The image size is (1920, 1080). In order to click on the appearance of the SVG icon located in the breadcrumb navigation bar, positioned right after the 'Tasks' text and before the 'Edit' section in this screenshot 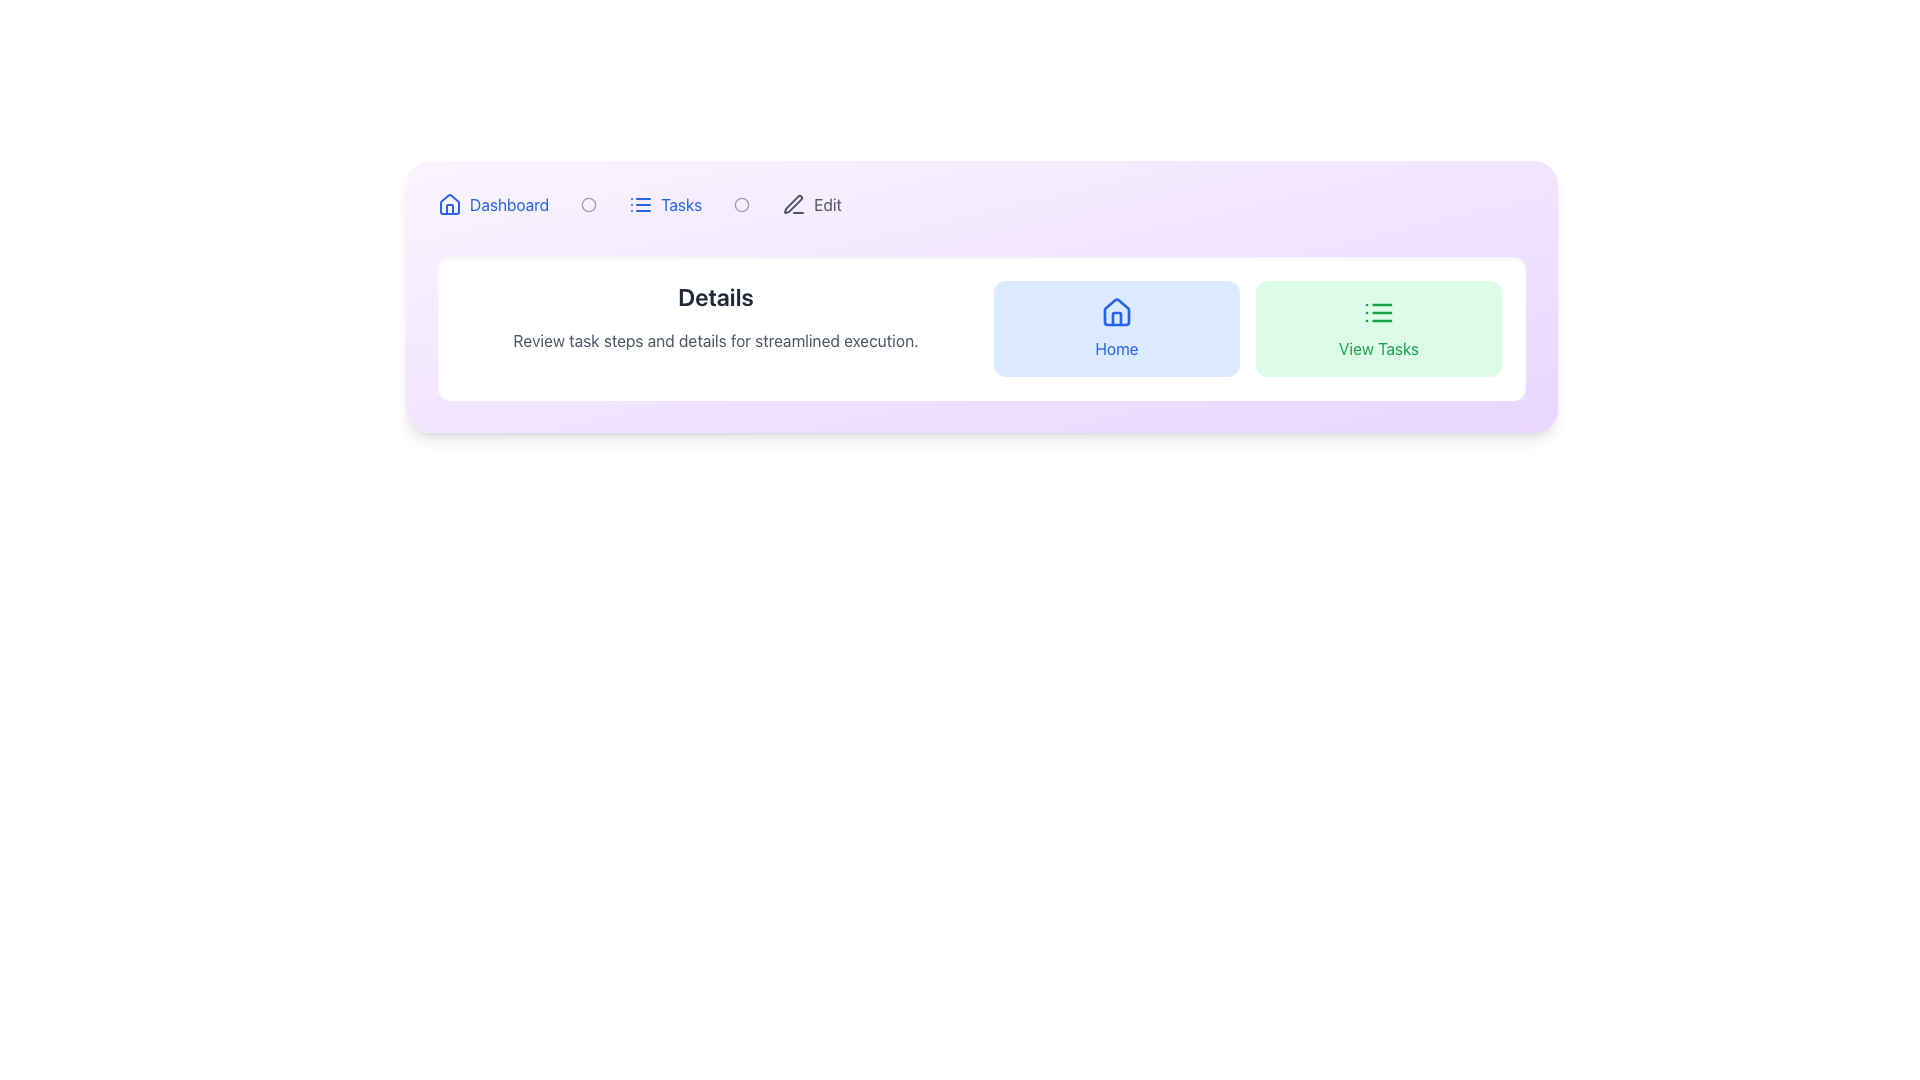, I will do `click(588, 204)`.